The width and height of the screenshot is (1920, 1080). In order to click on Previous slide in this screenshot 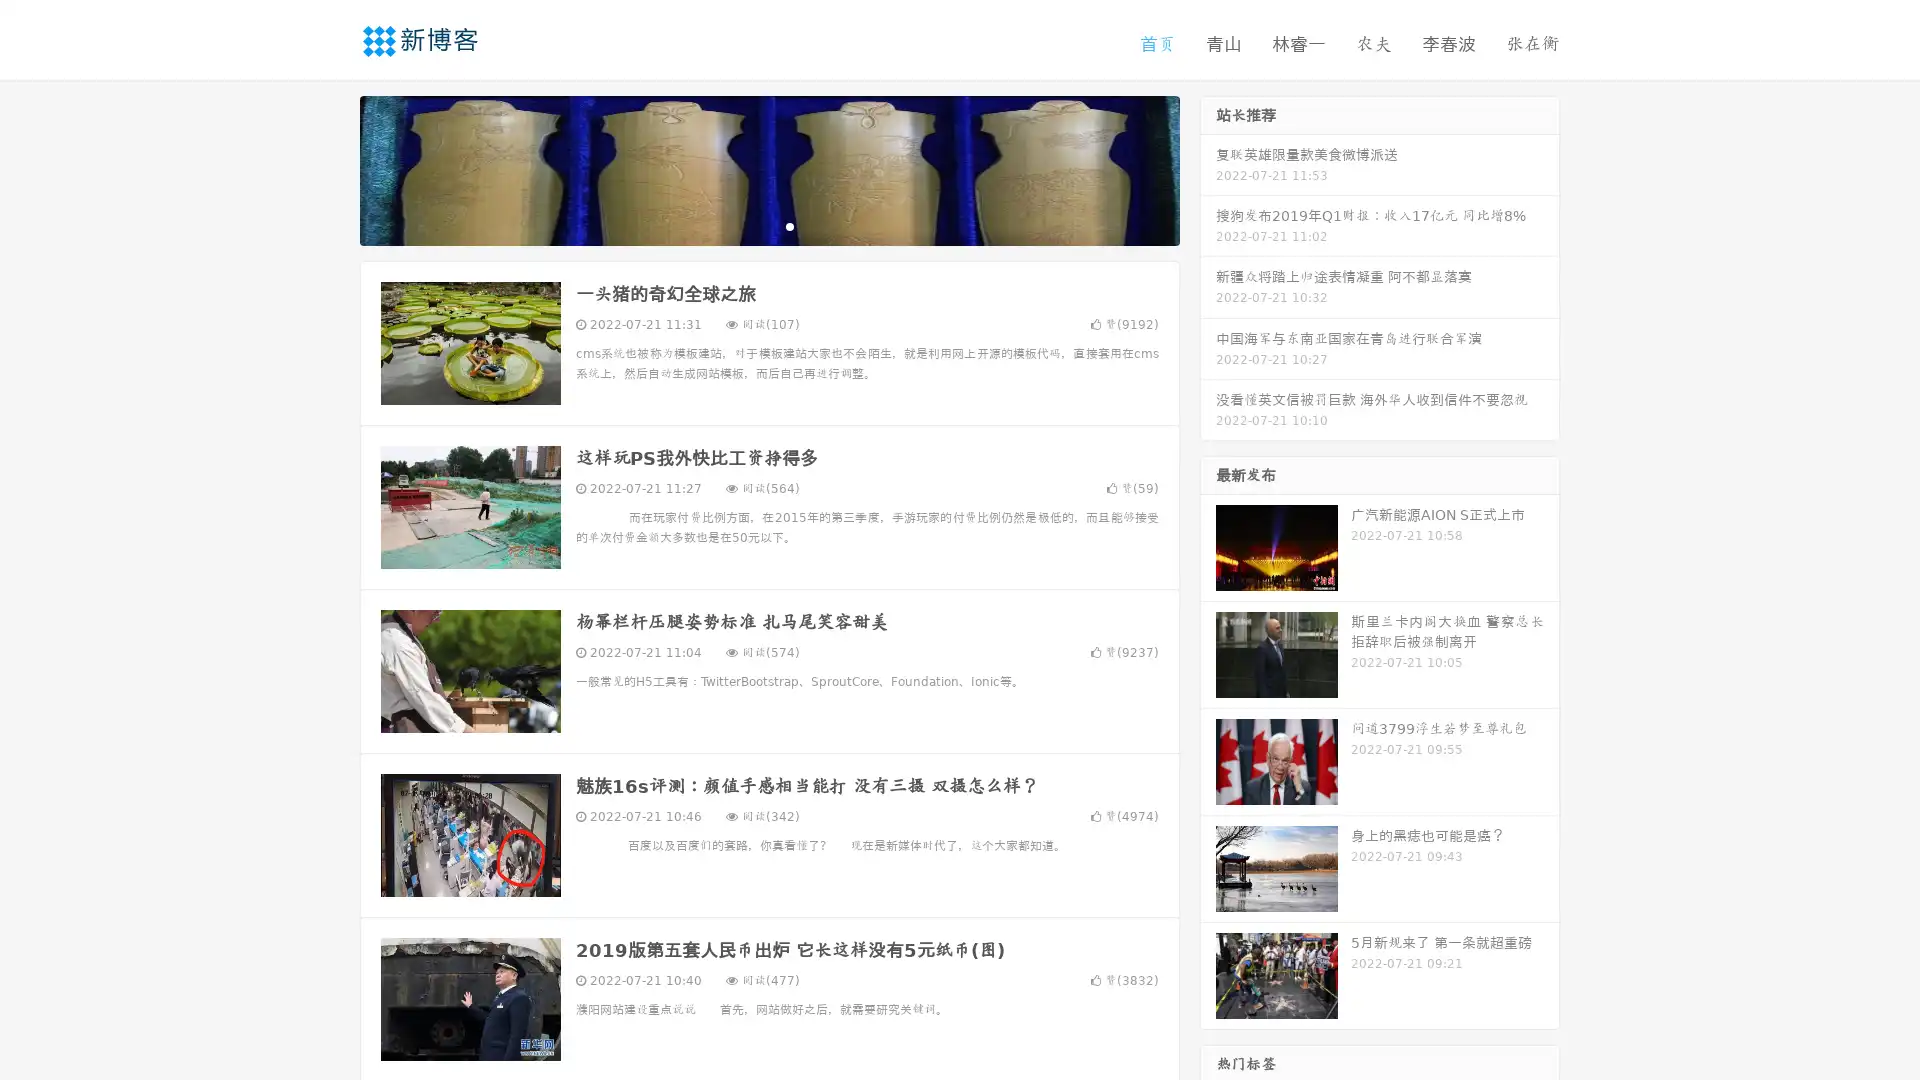, I will do `click(330, 168)`.